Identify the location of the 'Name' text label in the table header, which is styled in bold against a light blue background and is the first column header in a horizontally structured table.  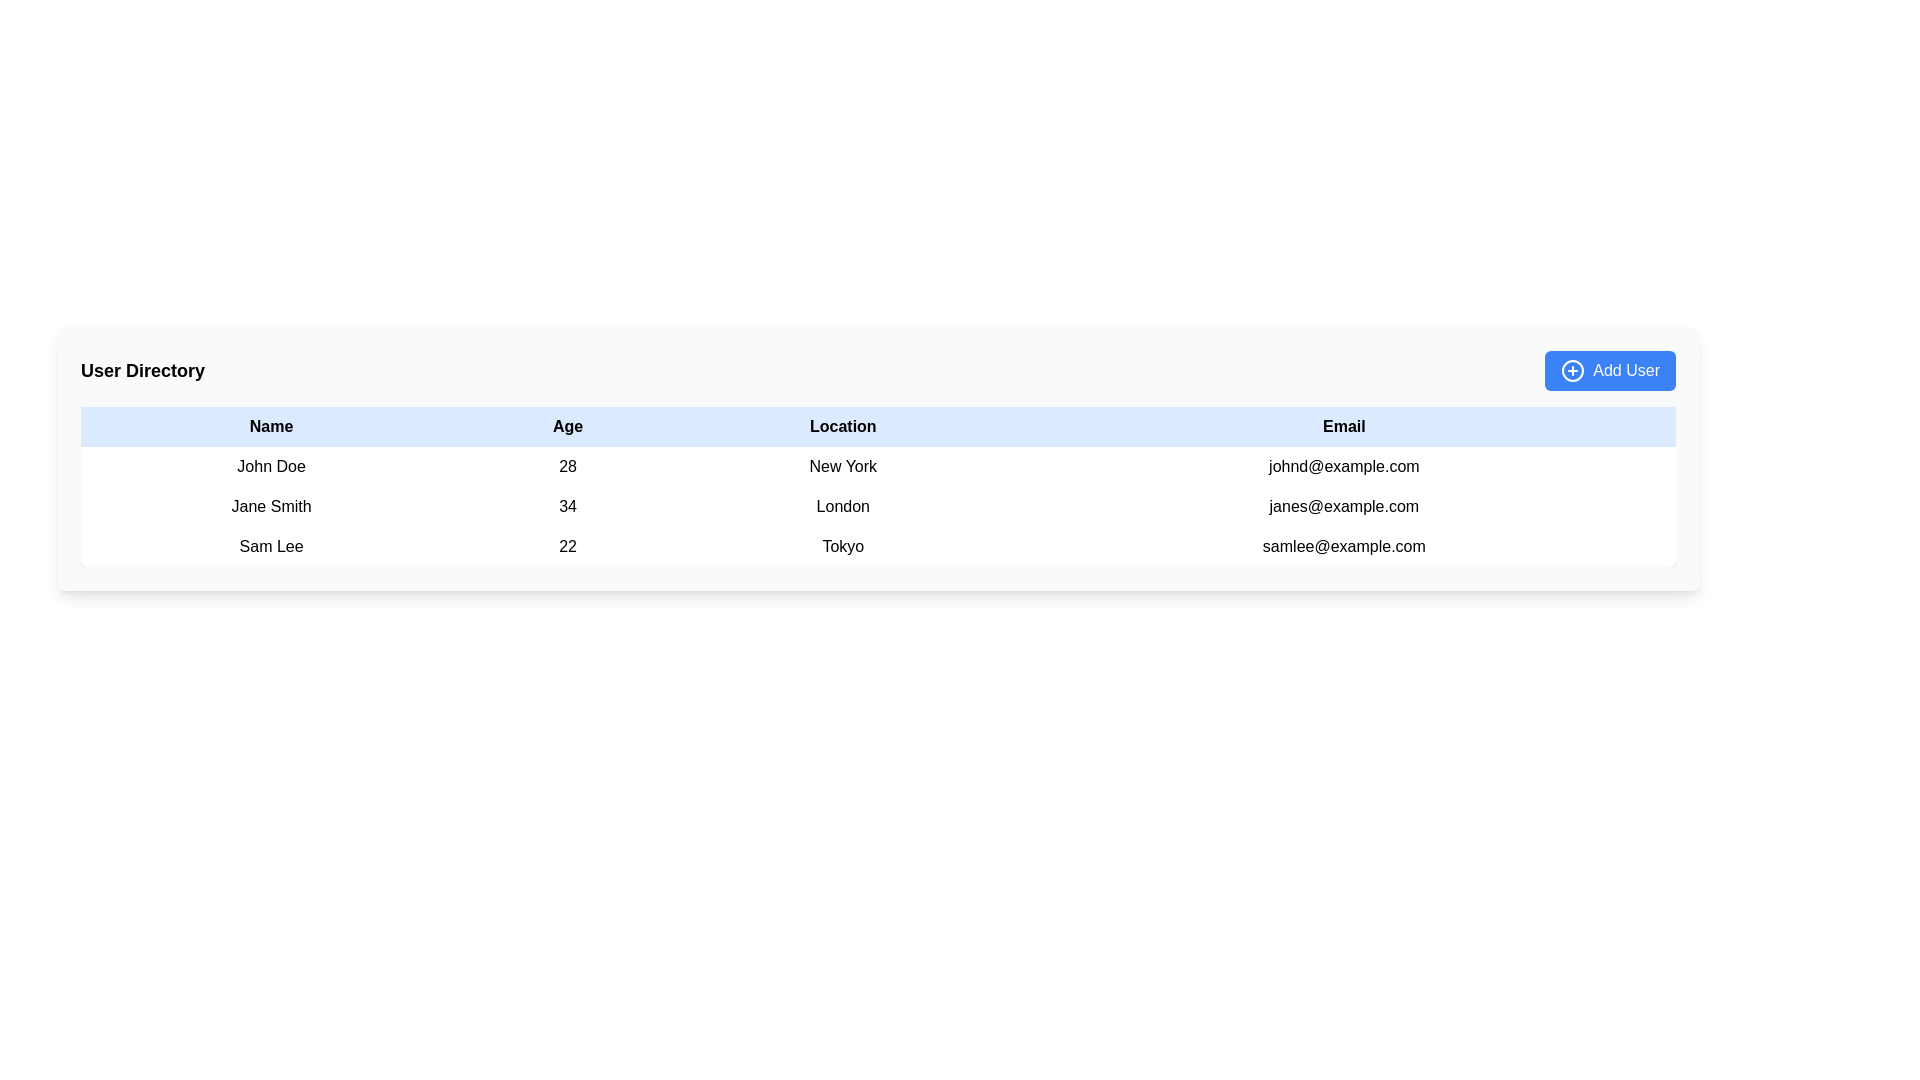
(270, 426).